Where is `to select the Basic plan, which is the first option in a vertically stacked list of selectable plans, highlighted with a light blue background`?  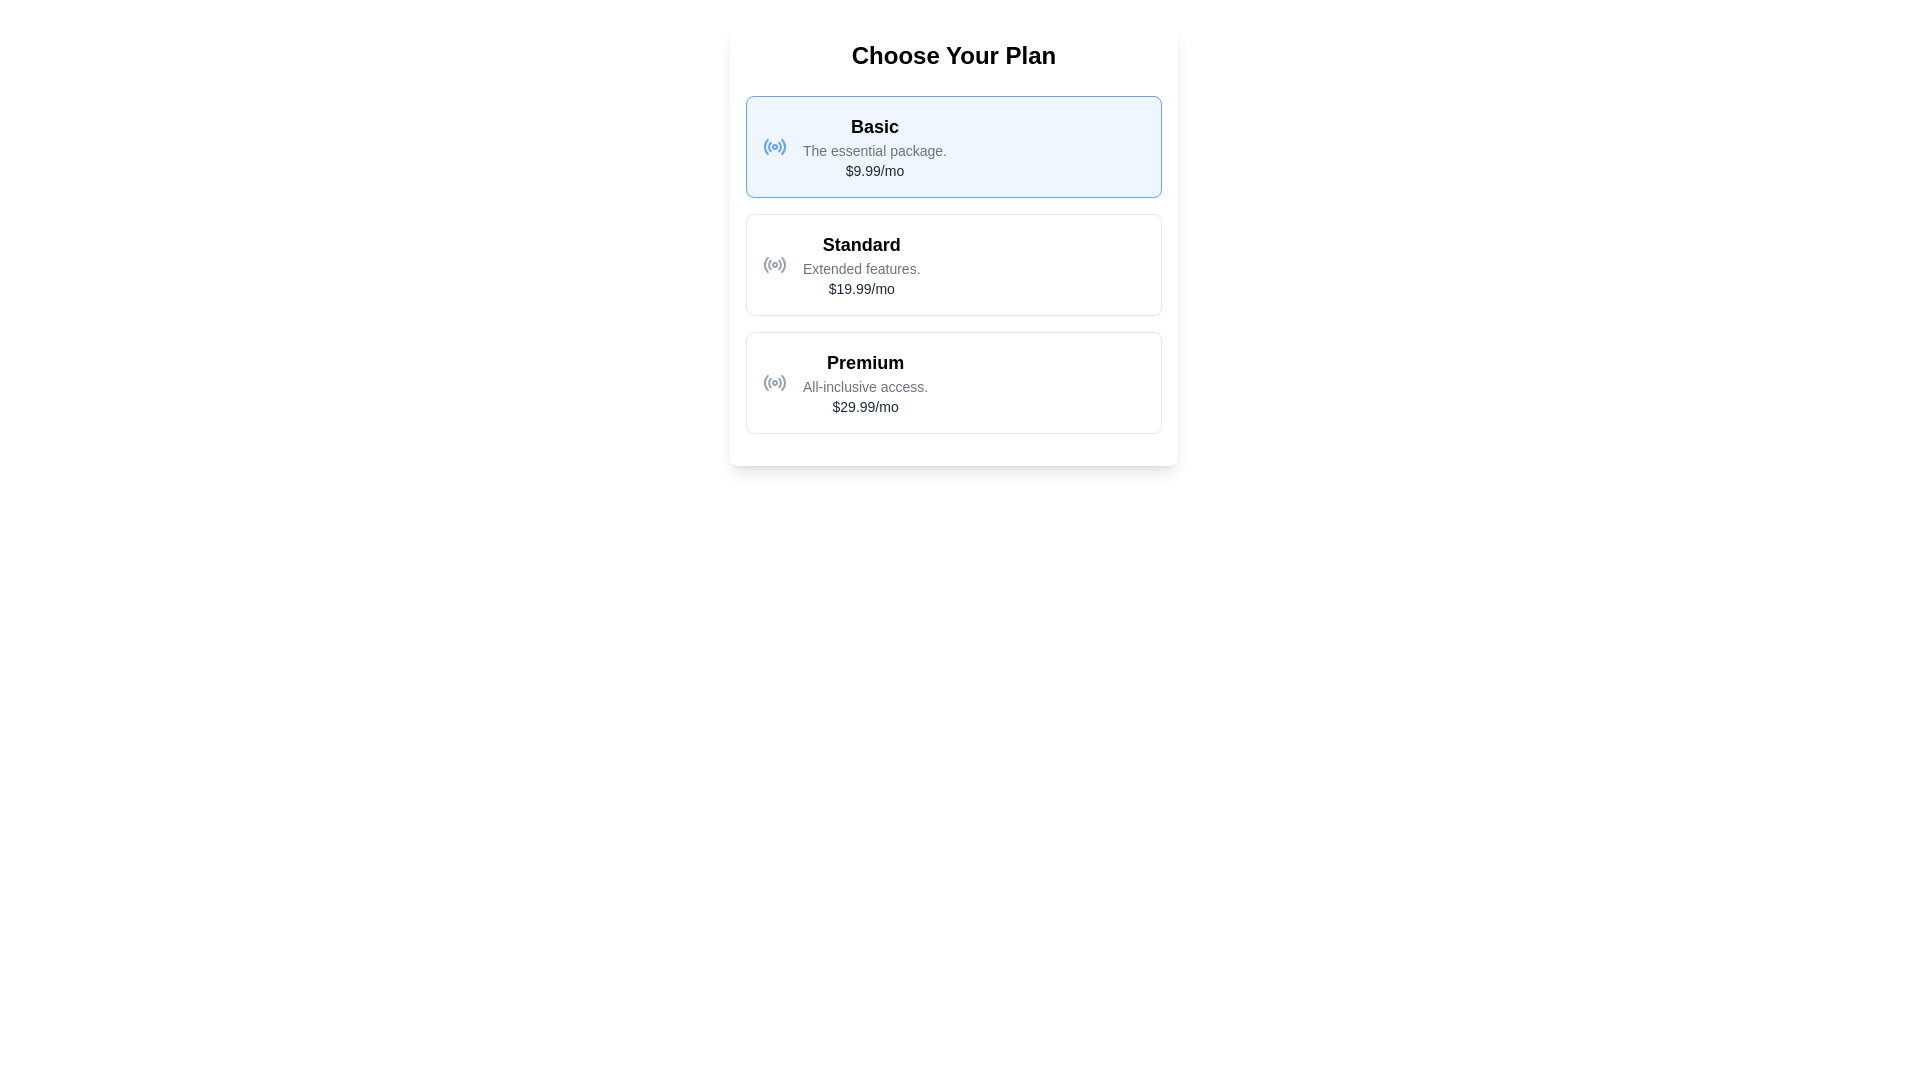
to select the Basic plan, which is the first option in a vertically stacked list of selectable plans, highlighted with a light blue background is located at coordinates (873, 145).